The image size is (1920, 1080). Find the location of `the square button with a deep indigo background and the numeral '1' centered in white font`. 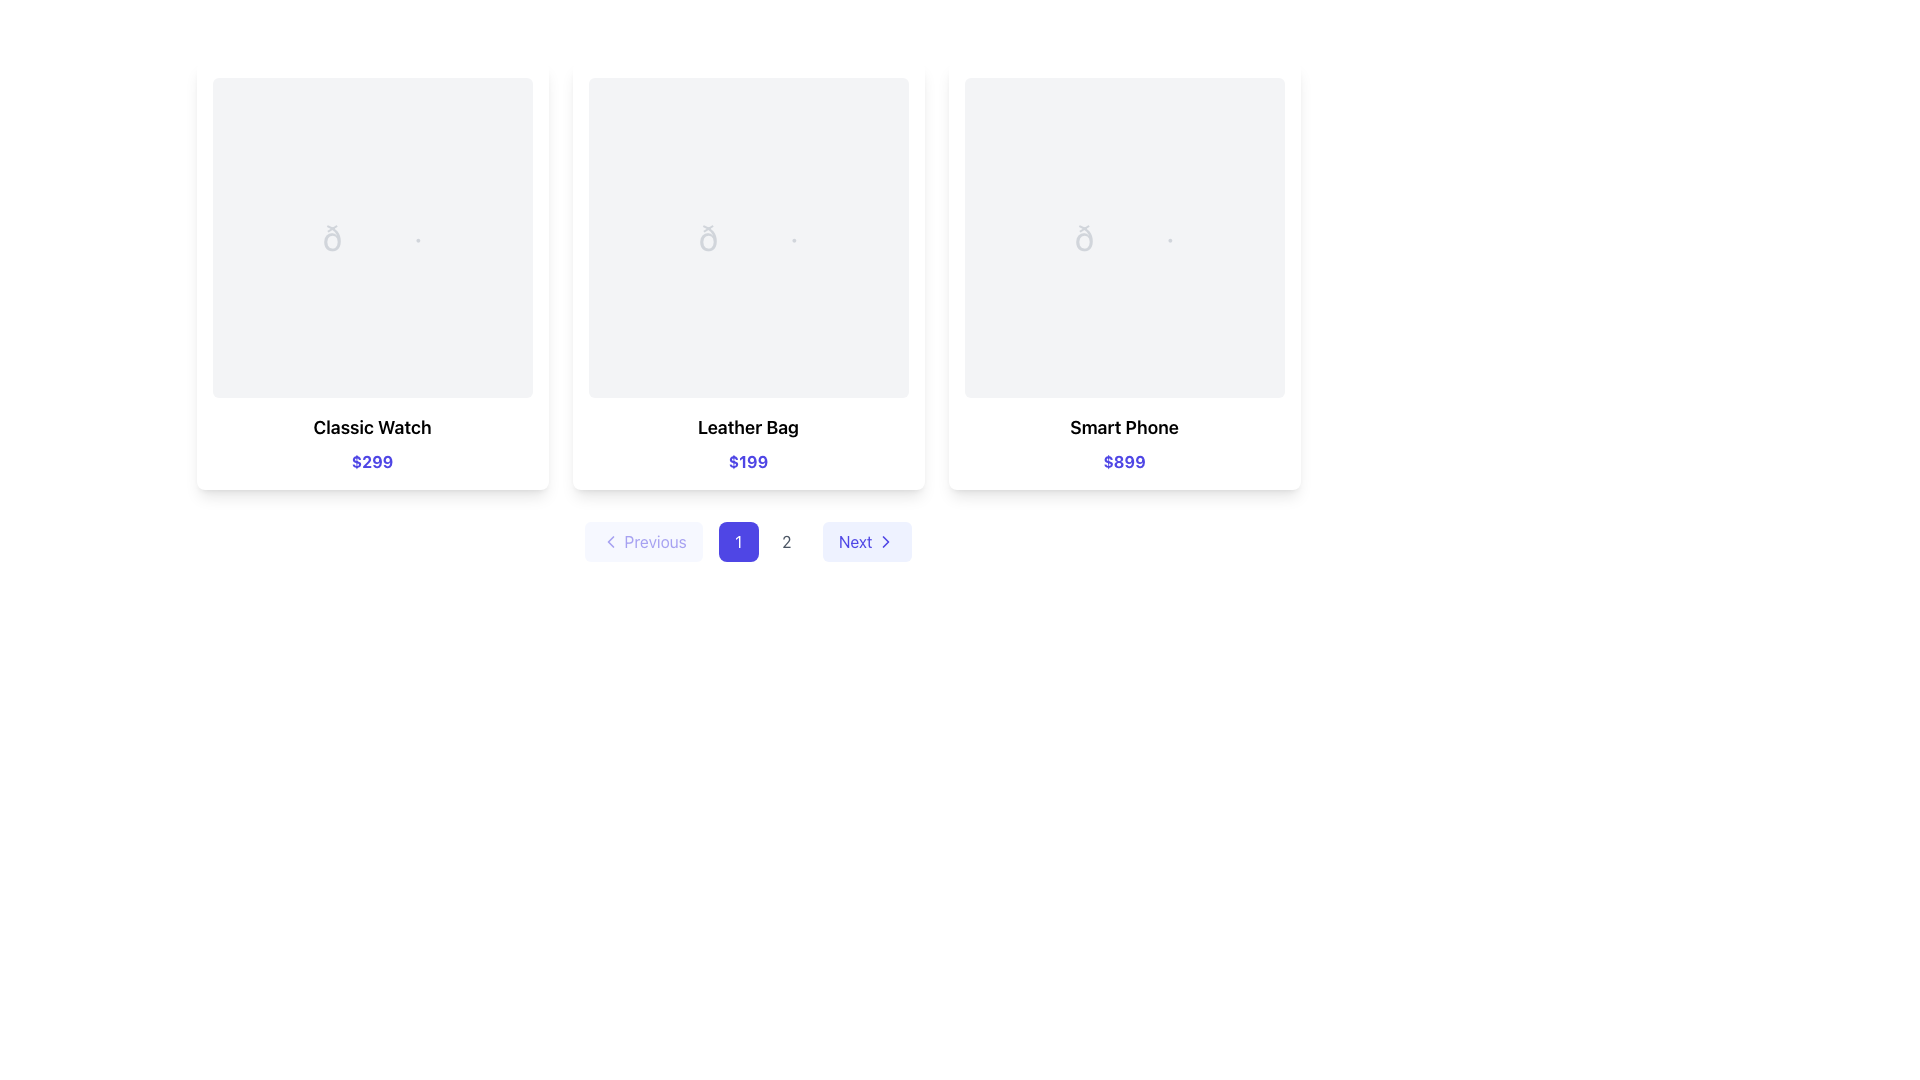

the square button with a deep indigo background and the numeral '1' centered in white font is located at coordinates (737, 542).